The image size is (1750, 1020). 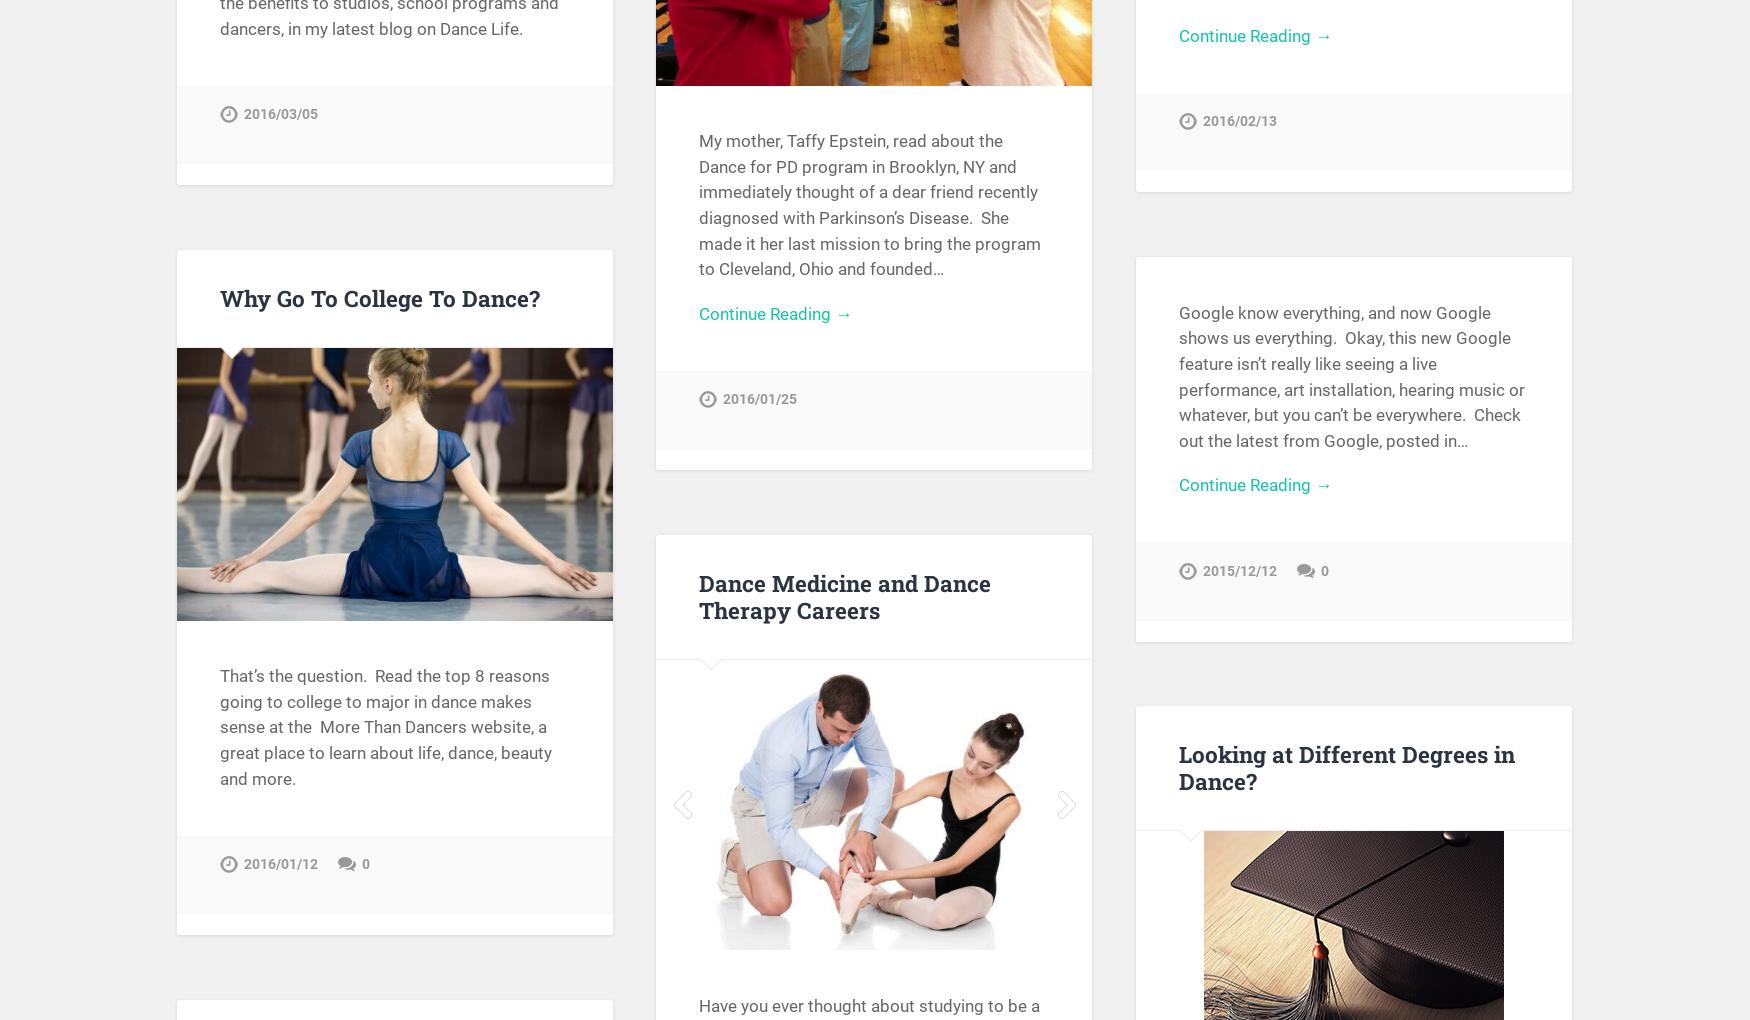 What do you see at coordinates (1177, 374) in the screenshot?
I see `'Google know everything, and now Google shows us everything.  Okay, this new Google feature isn’t really like seeing a live performance, art installation, hearing music or whatever, but you can’t be everywhere.  Check out the latest from Google, posted in…'` at bounding box center [1177, 374].